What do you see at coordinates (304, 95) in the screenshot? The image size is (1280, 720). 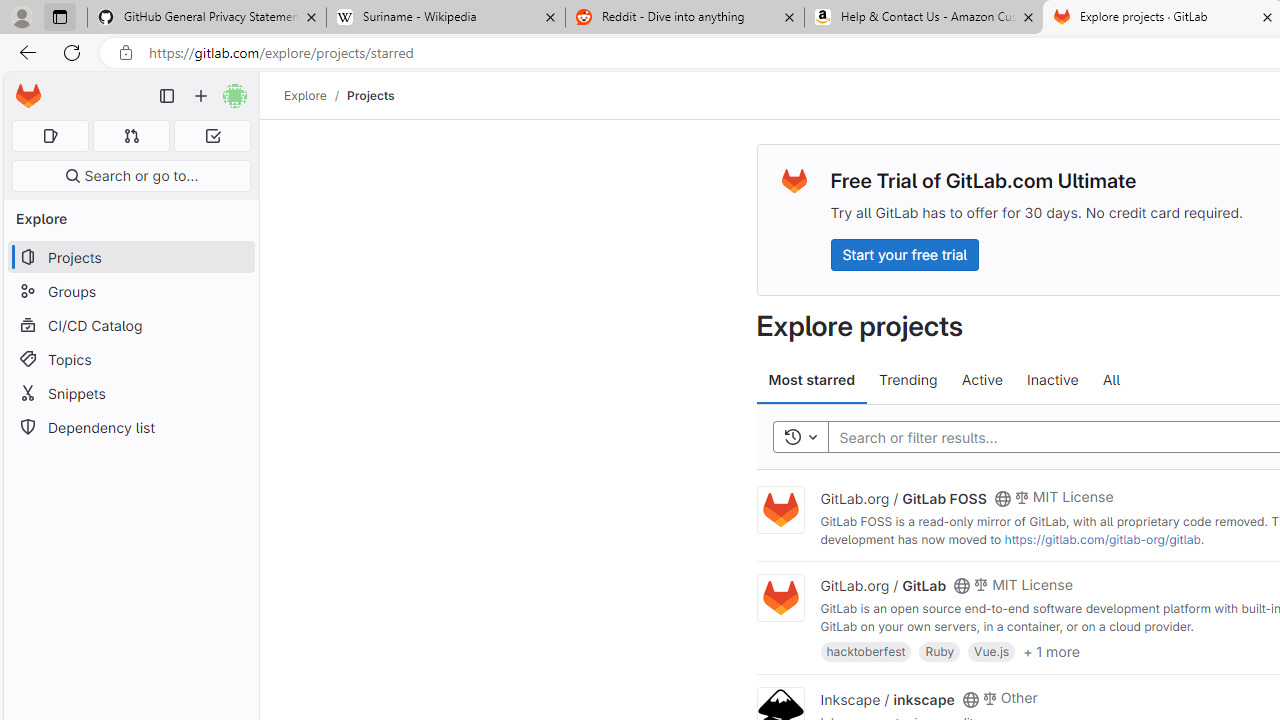 I see `'Explore'` at bounding box center [304, 95].